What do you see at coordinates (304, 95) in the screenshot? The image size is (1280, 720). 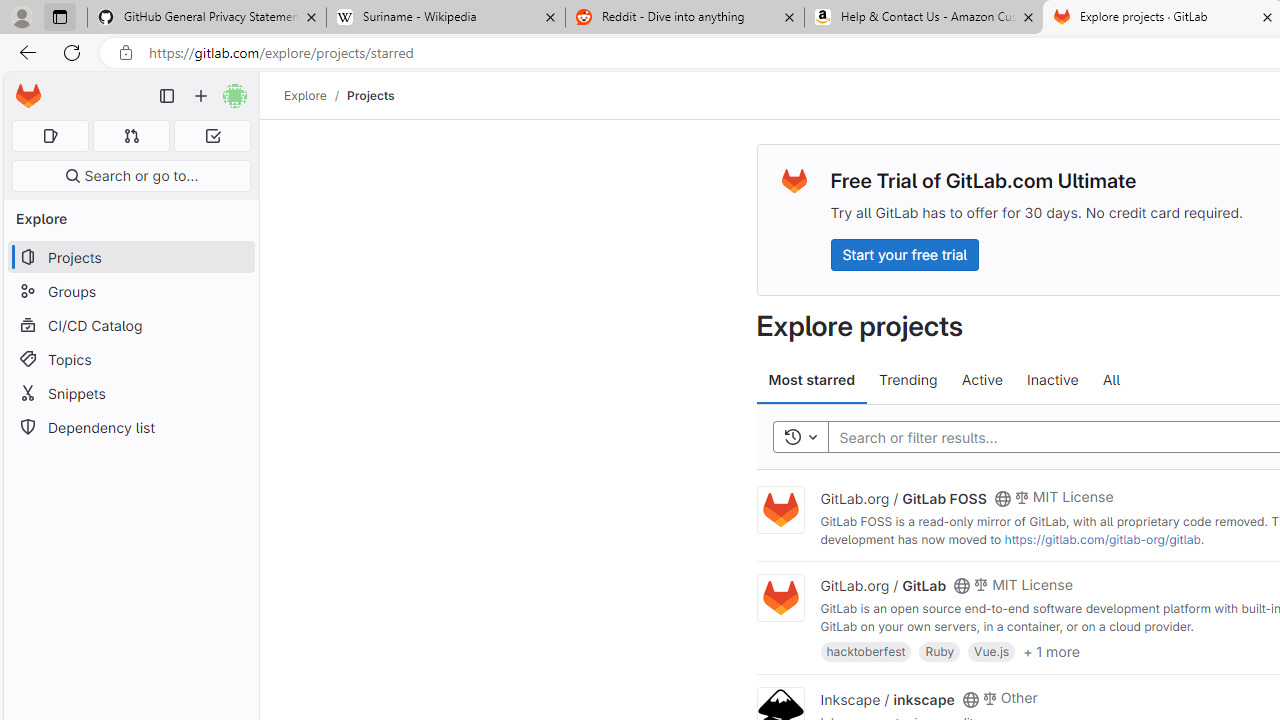 I see `'Explore'` at bounding box center [304, 95].